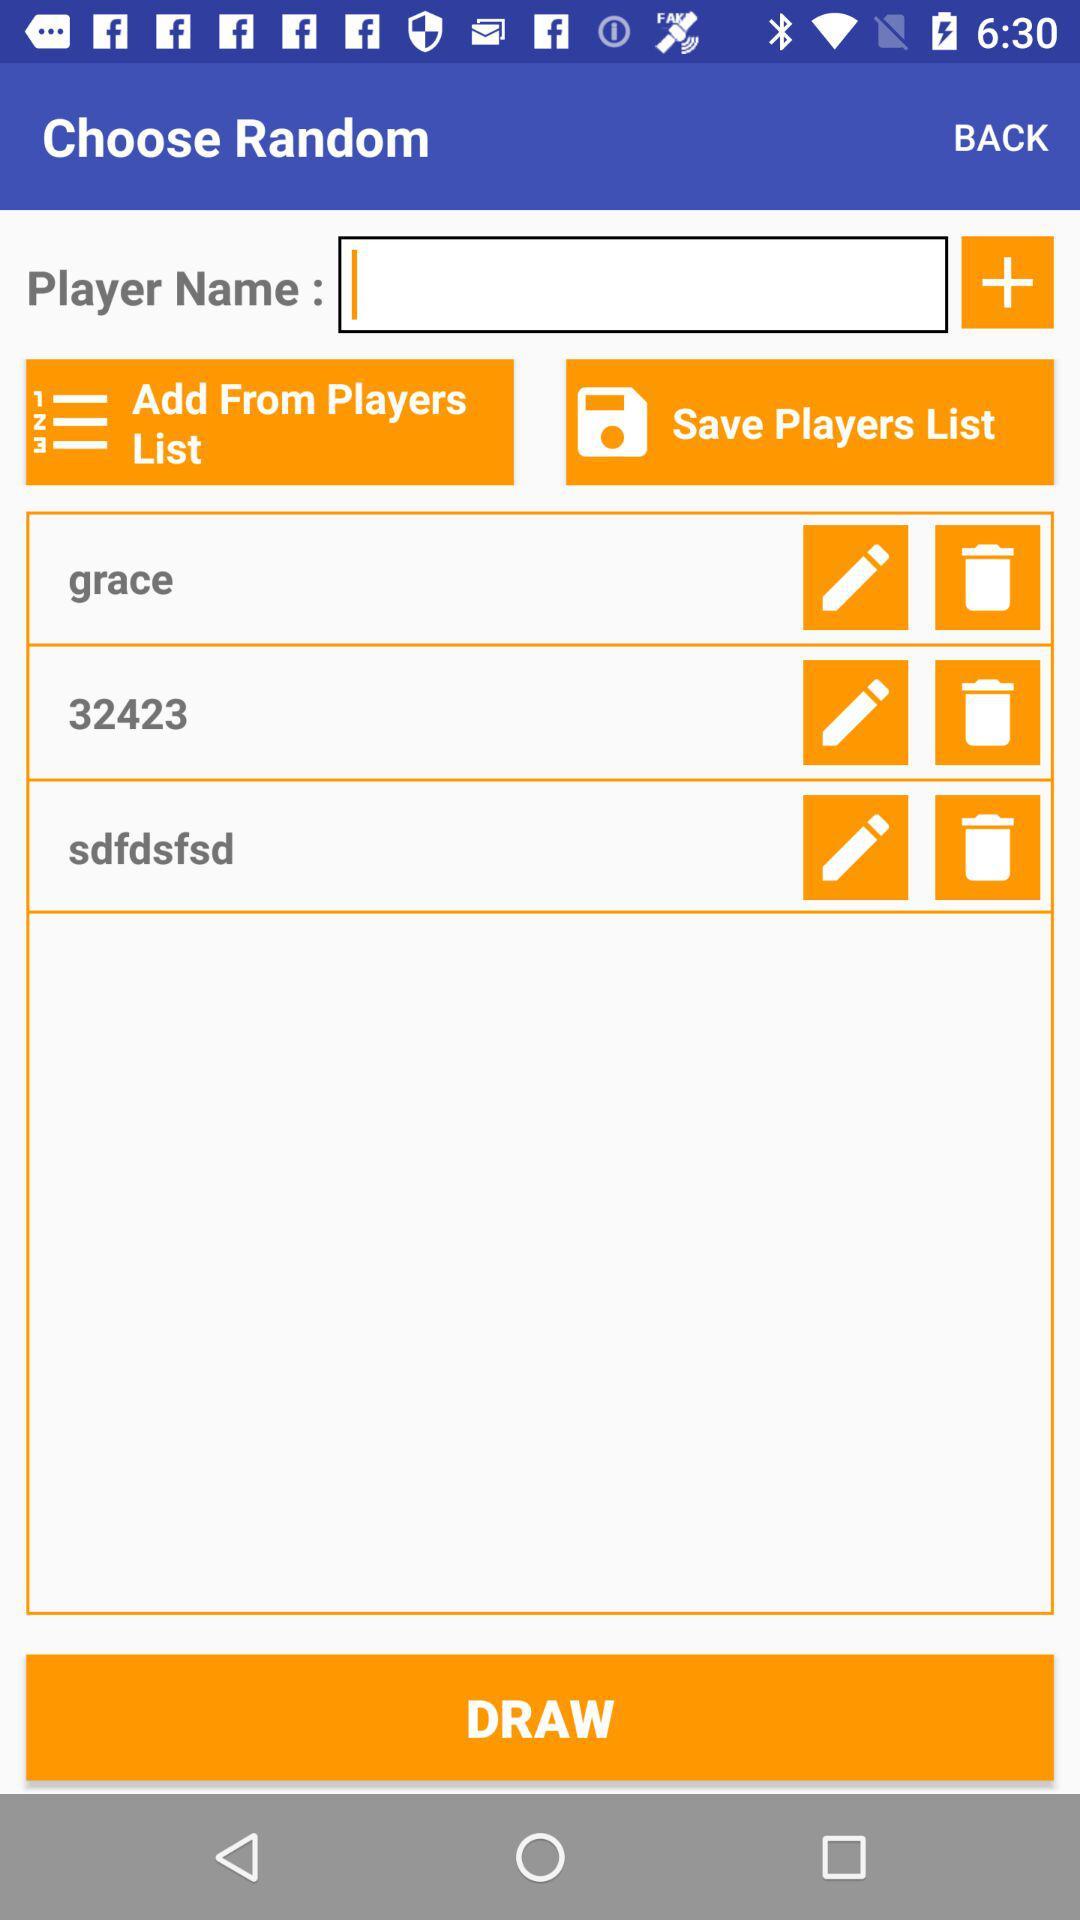 The image size is (1080, 1920). Describe the element at coordinates (643, 283) in the screenshot. I see `open search bar` at that location.